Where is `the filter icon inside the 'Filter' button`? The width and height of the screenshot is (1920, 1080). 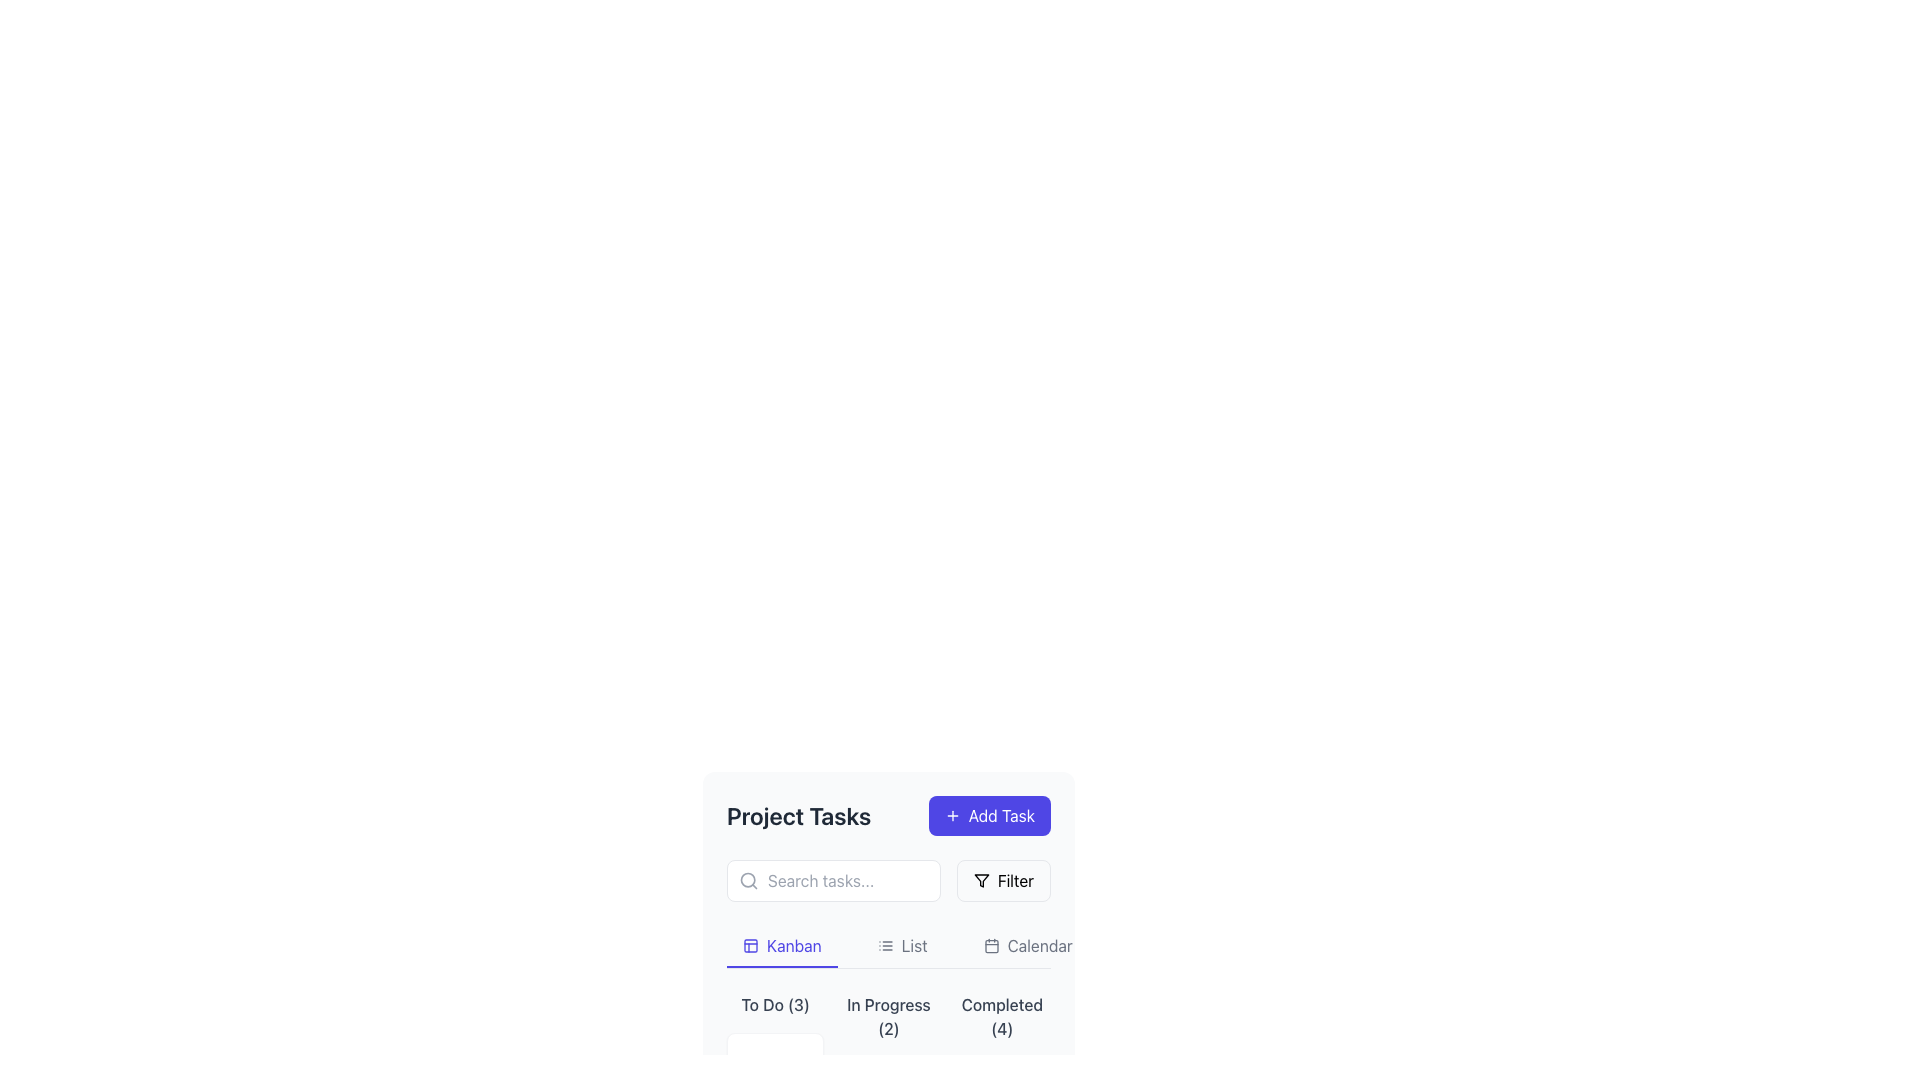 the filter icon inside the 'Filter' button is located at coordinates (981, 879).